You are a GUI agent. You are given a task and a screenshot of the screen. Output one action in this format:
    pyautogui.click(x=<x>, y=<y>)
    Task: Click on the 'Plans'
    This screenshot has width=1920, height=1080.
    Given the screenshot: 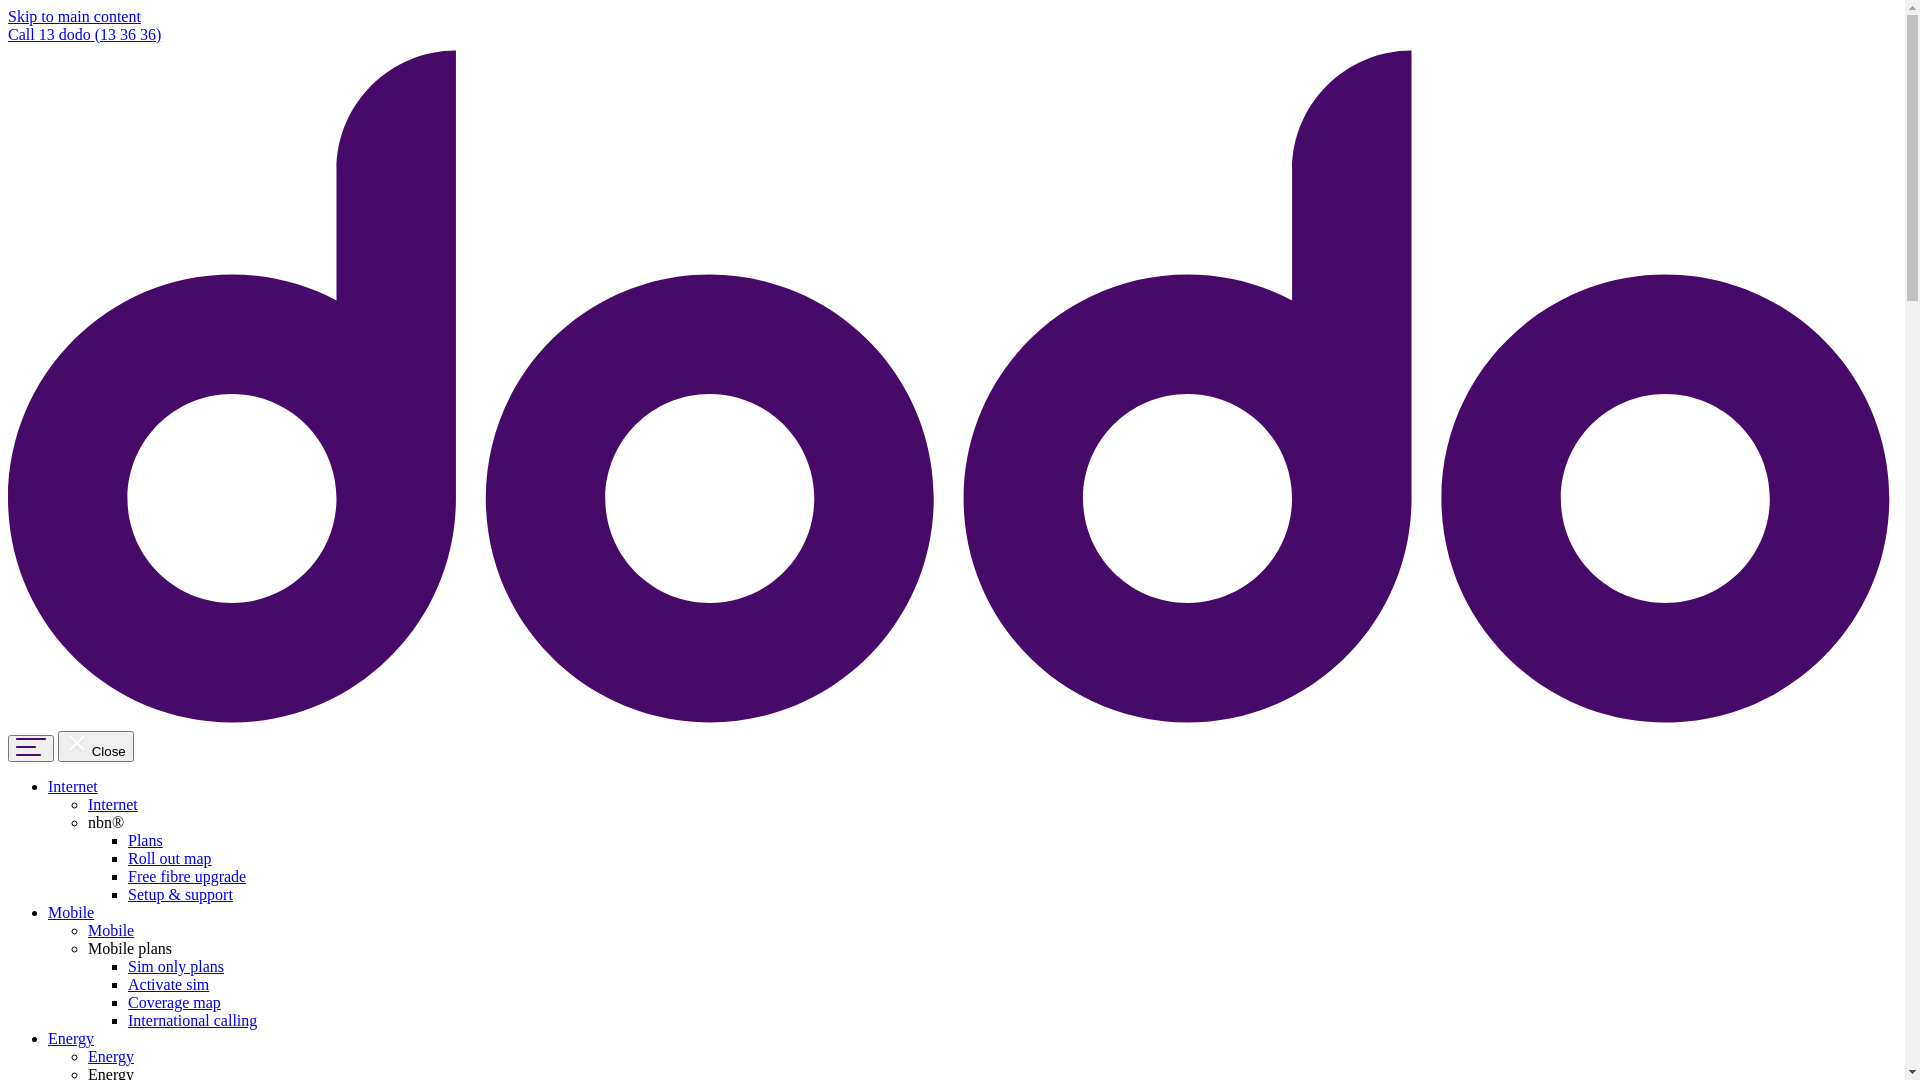 What is the action you would take?
    pyautogui.click(x=144, y=840)
    